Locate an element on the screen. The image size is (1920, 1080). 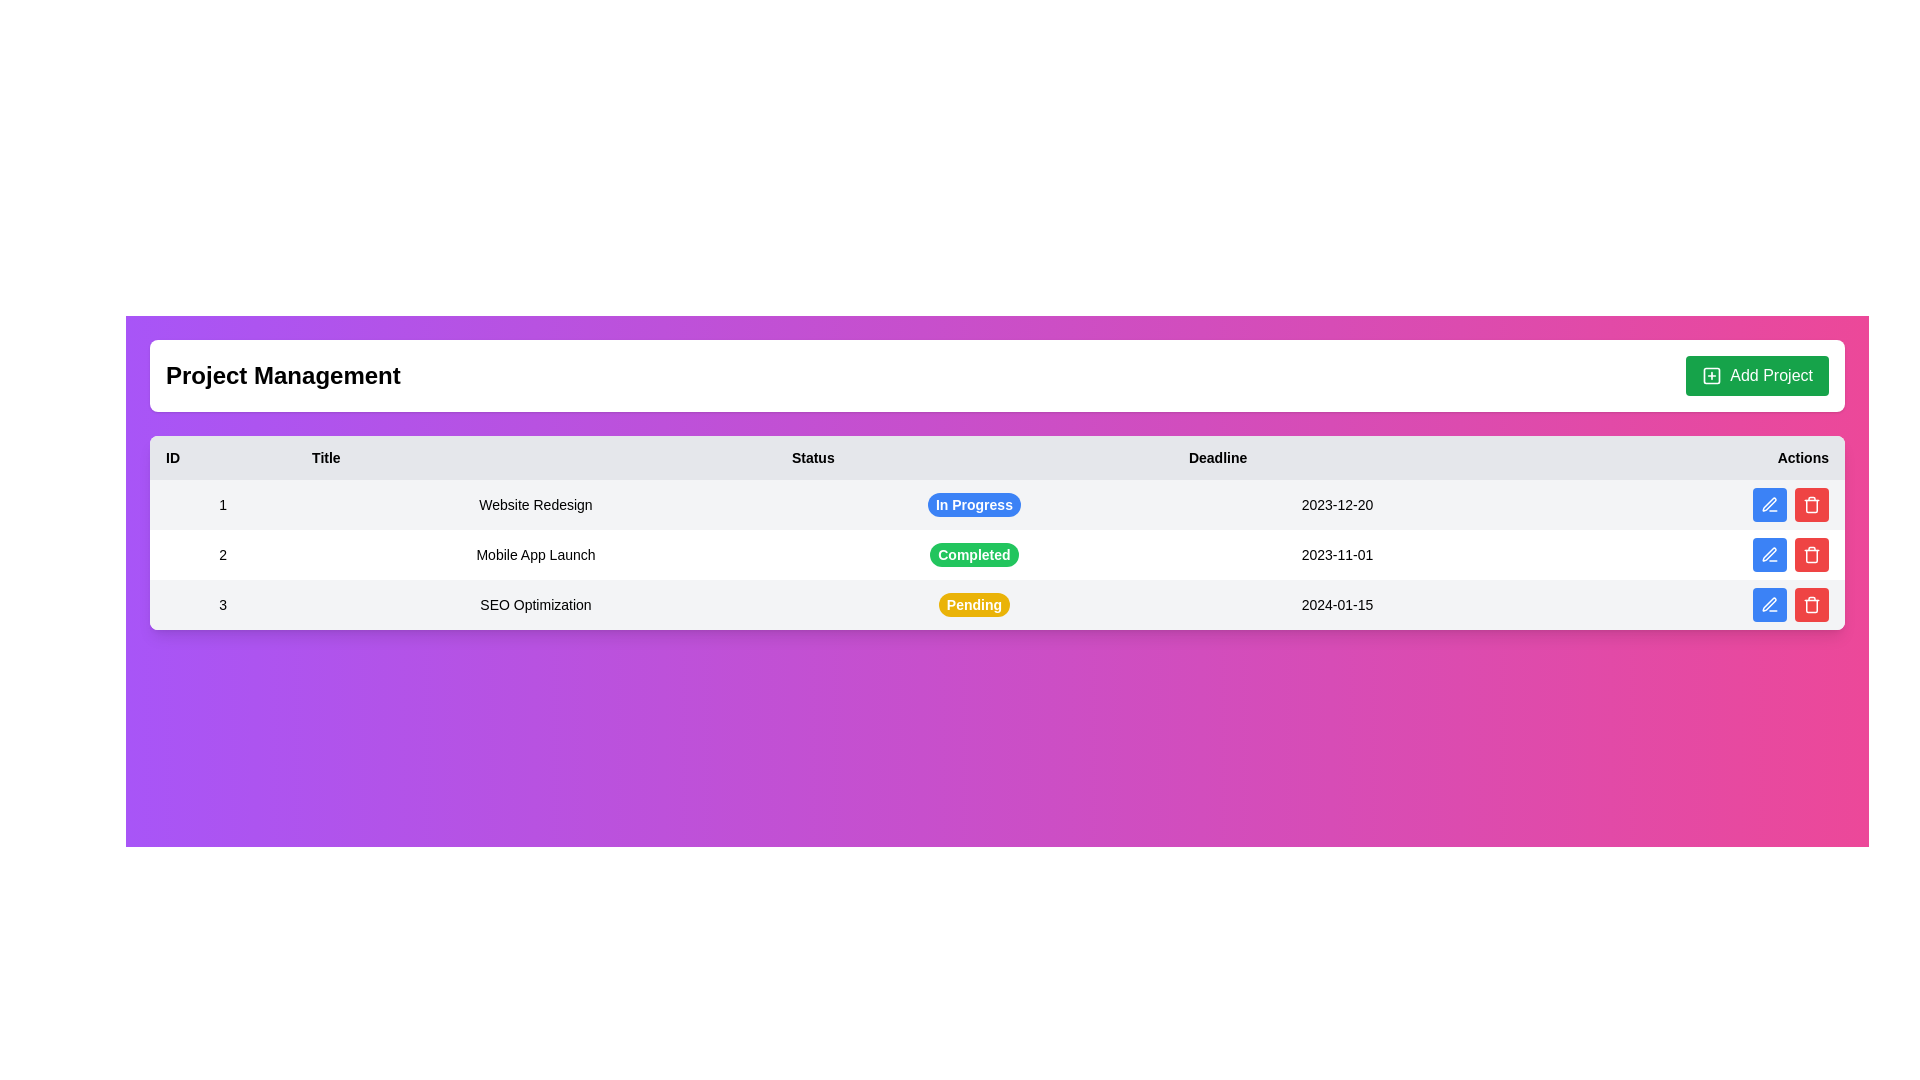
the text label displaying the number '3' in the first cell of the third row under the 'ID' column of the table is located at coordinates (223, 604).